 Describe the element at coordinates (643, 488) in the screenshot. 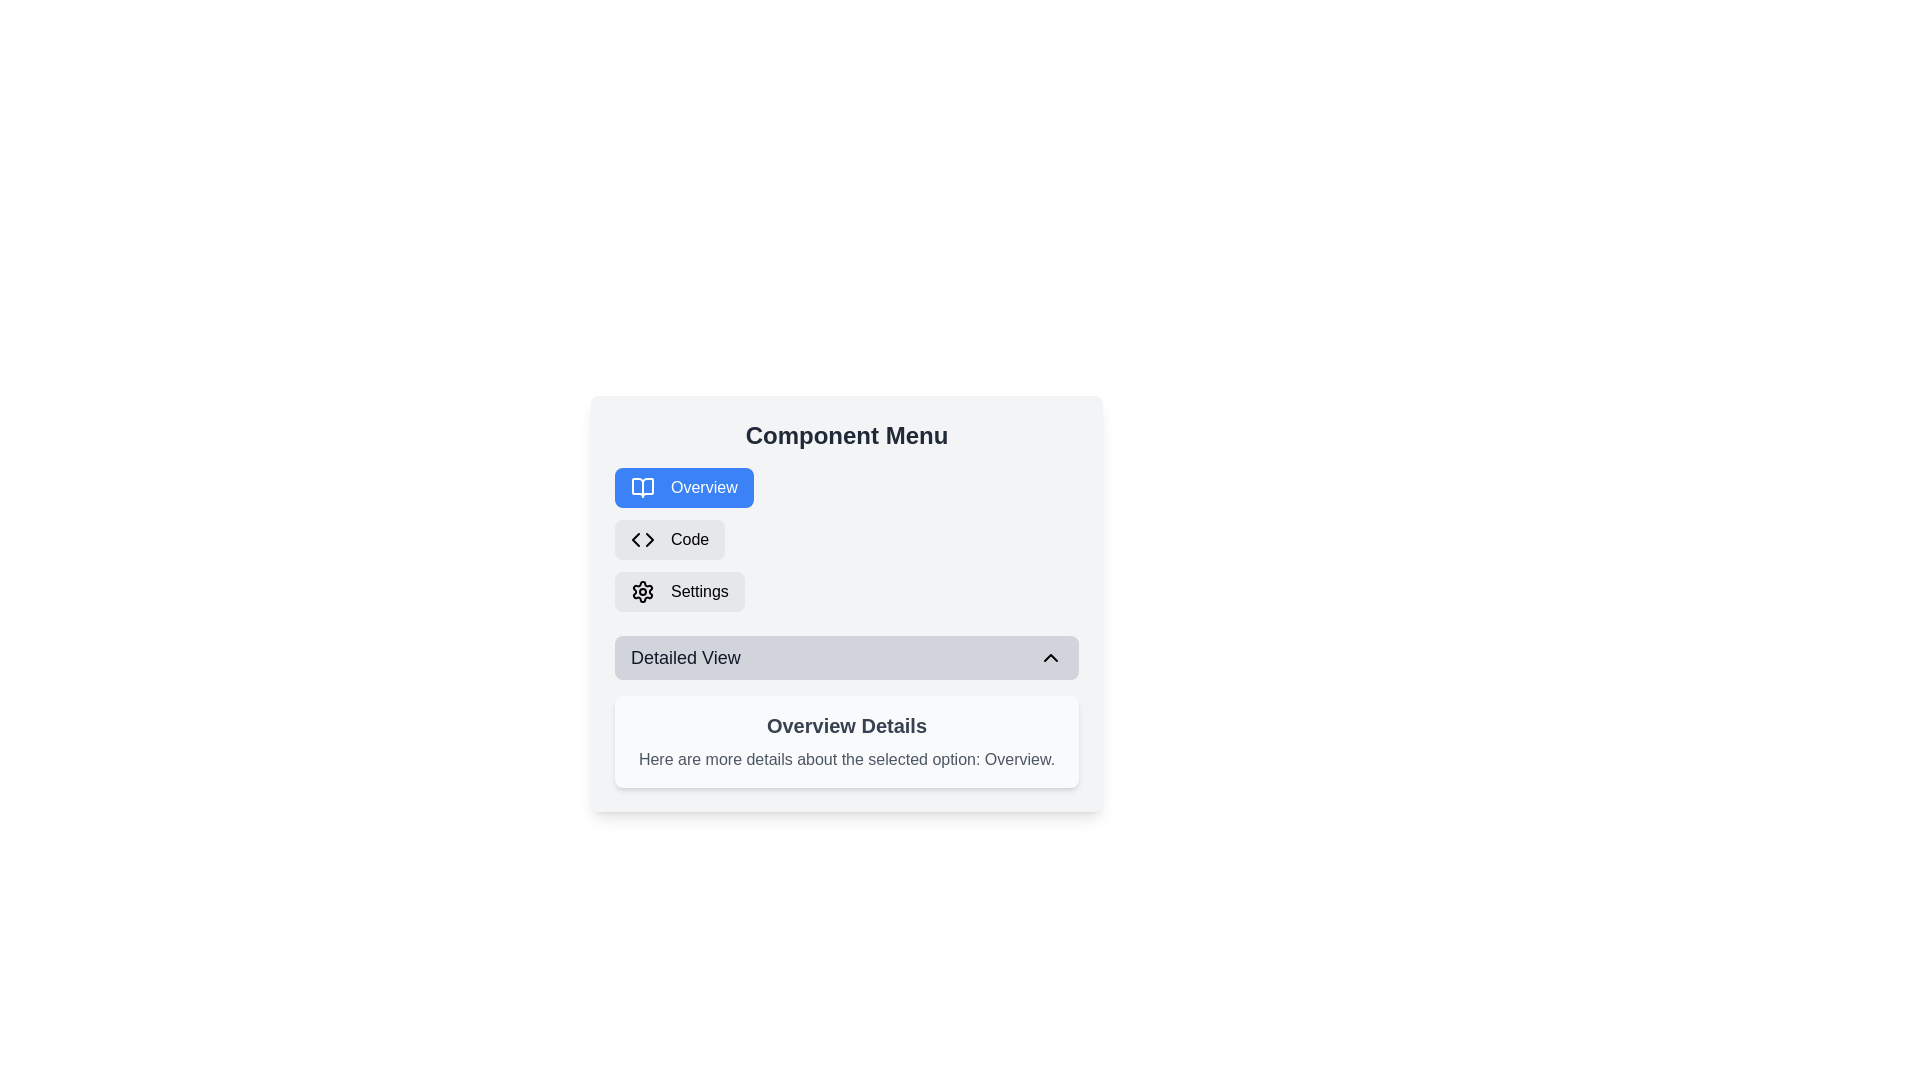

I see `the 'Overview' icon located in the upper left area of the 'Component Menu' card, which visually represents the documentation feature` at that location.